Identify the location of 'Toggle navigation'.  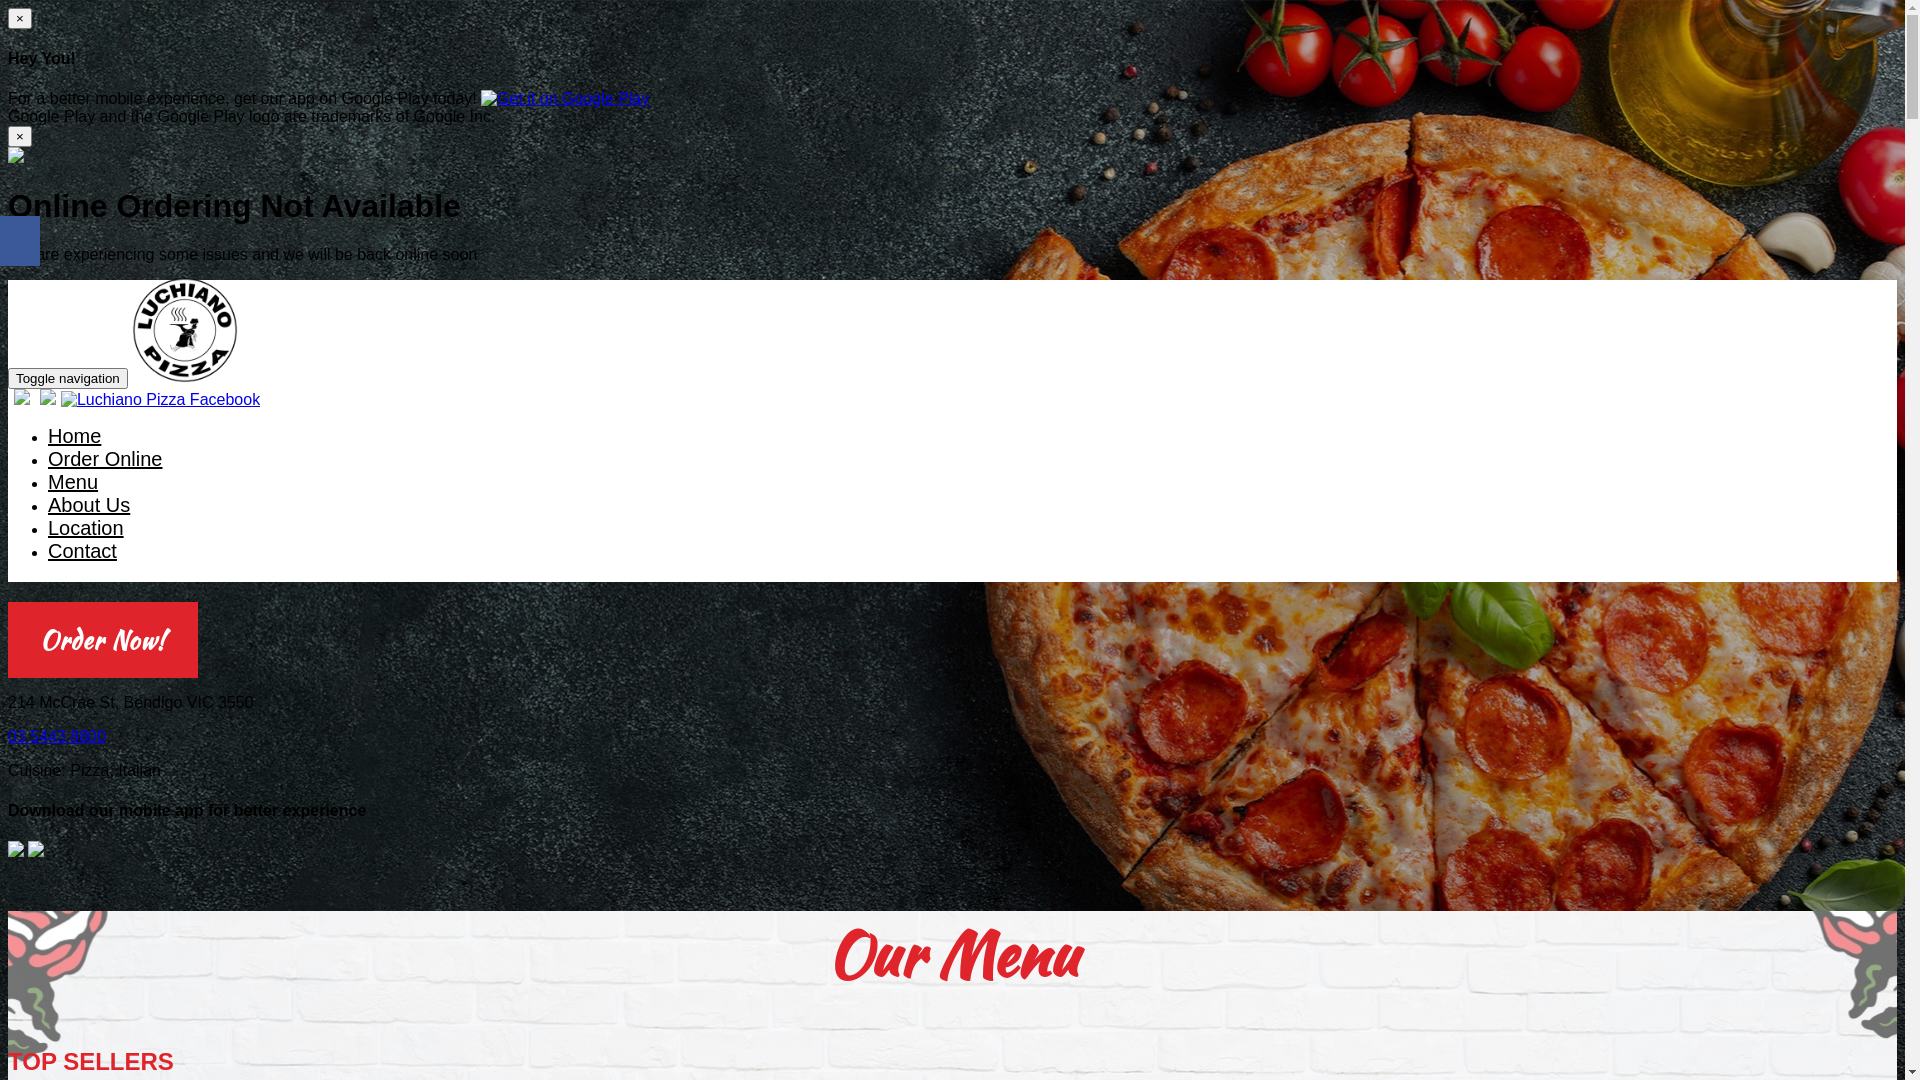
(67, 378).